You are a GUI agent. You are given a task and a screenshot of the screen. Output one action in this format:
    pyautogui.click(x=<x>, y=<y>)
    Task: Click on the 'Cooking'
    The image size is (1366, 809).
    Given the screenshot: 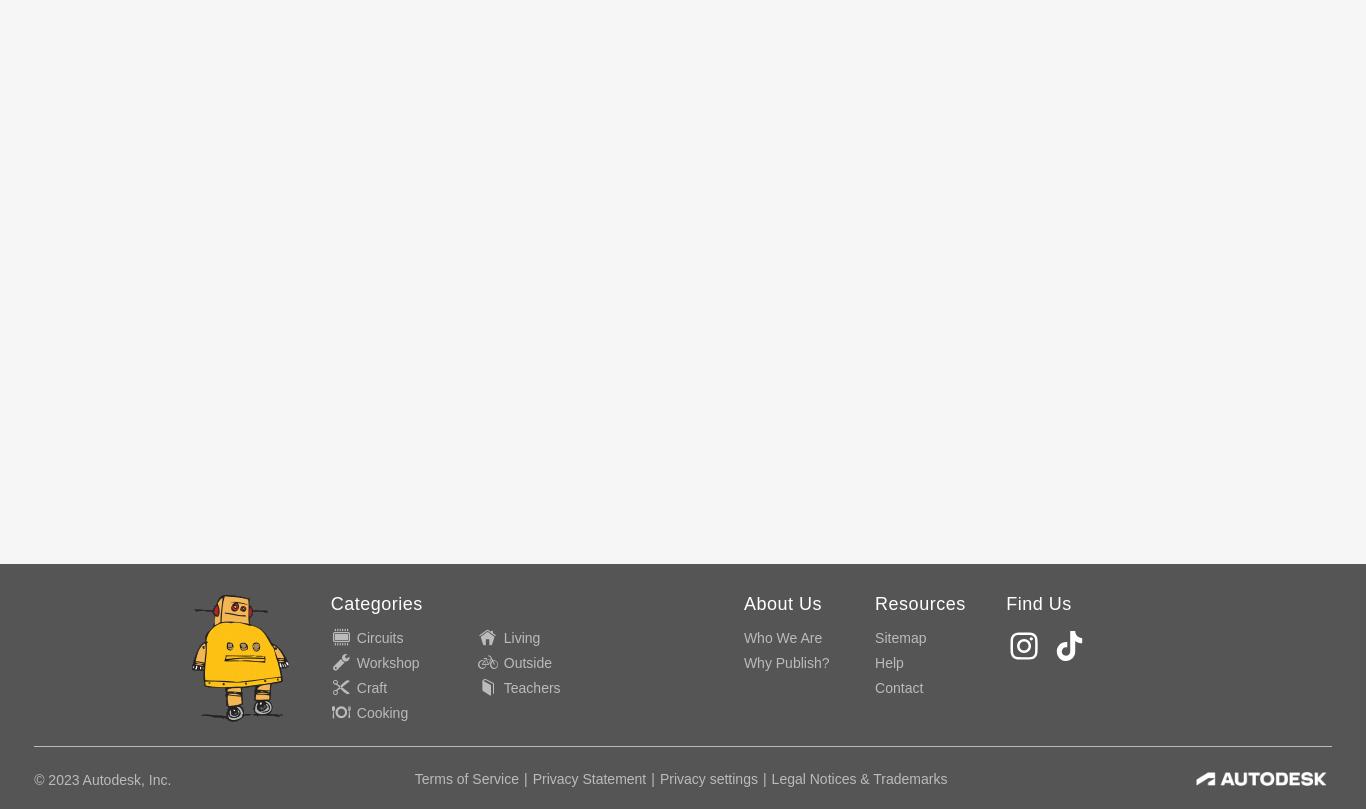 What is the action you would take?
    pyautogui.click(x=380, y=711)
    